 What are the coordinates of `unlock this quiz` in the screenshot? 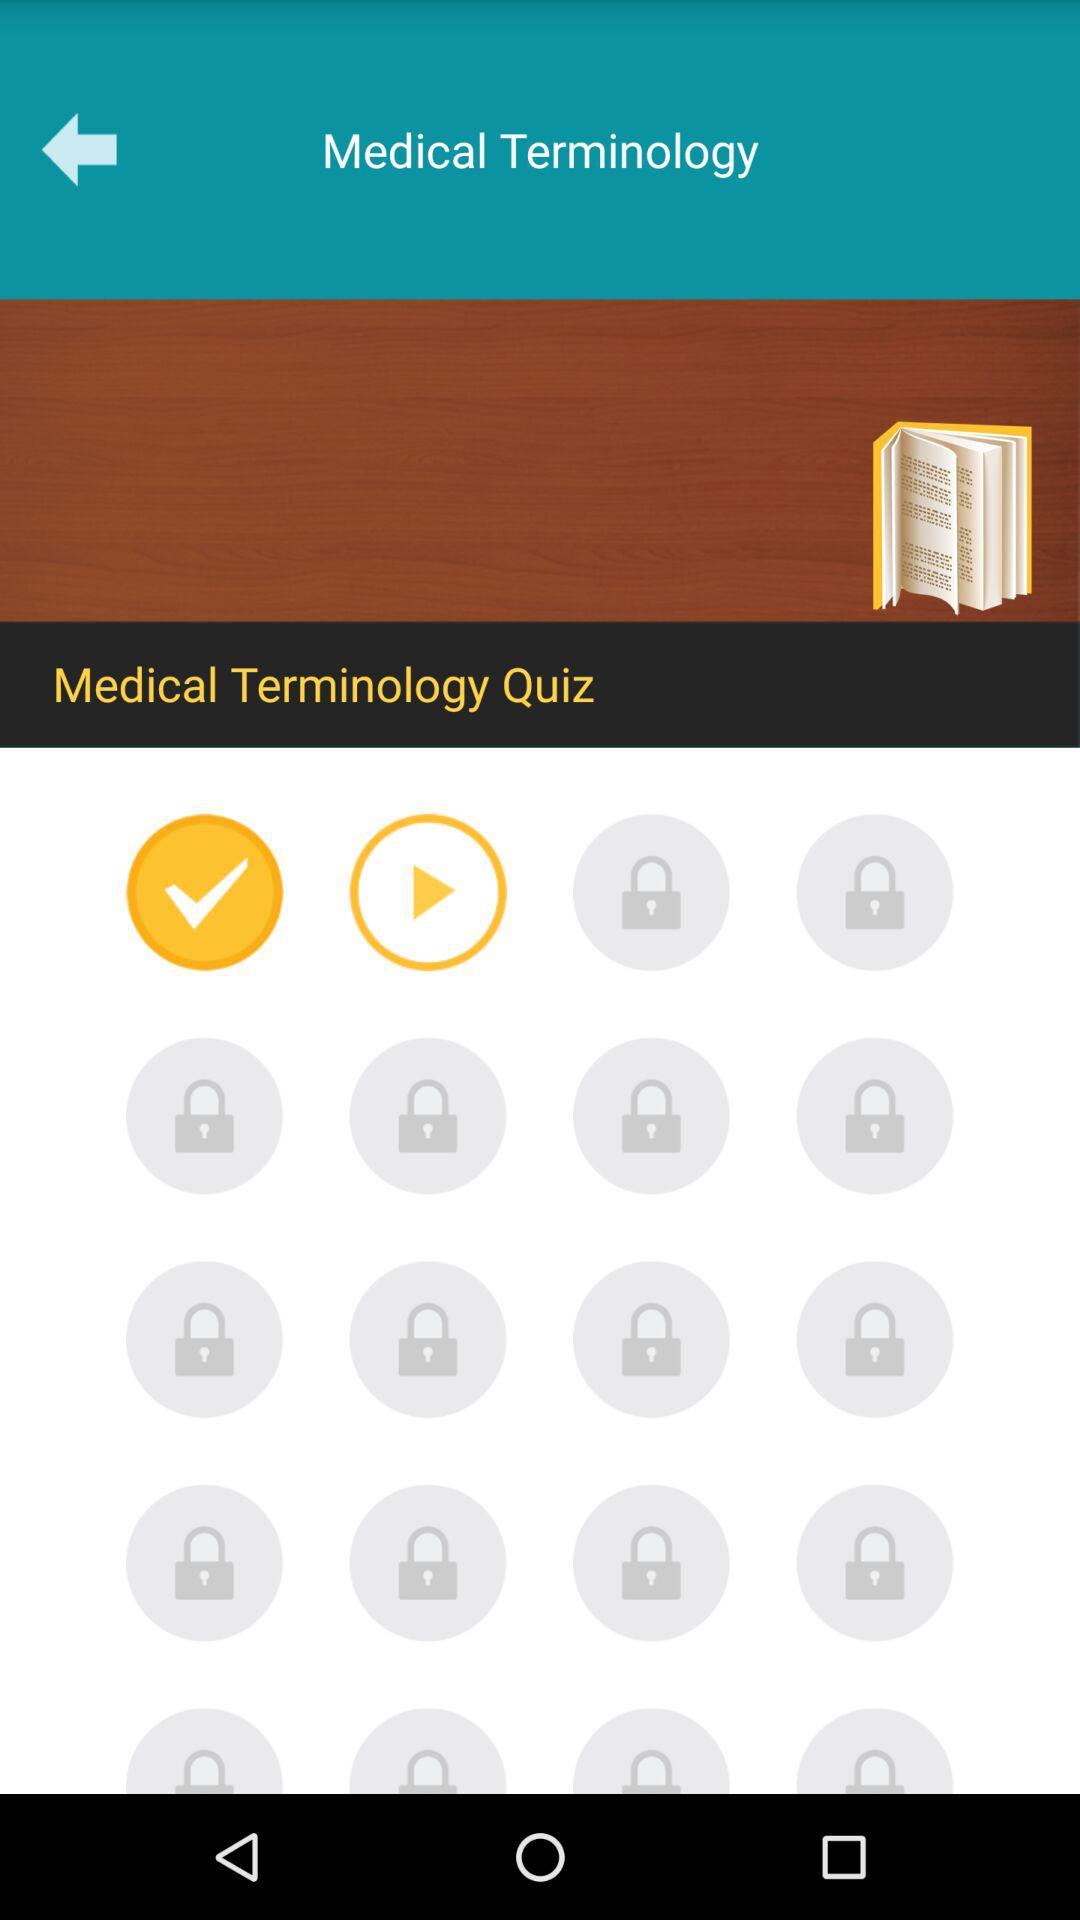 It's located at (874, 1749).